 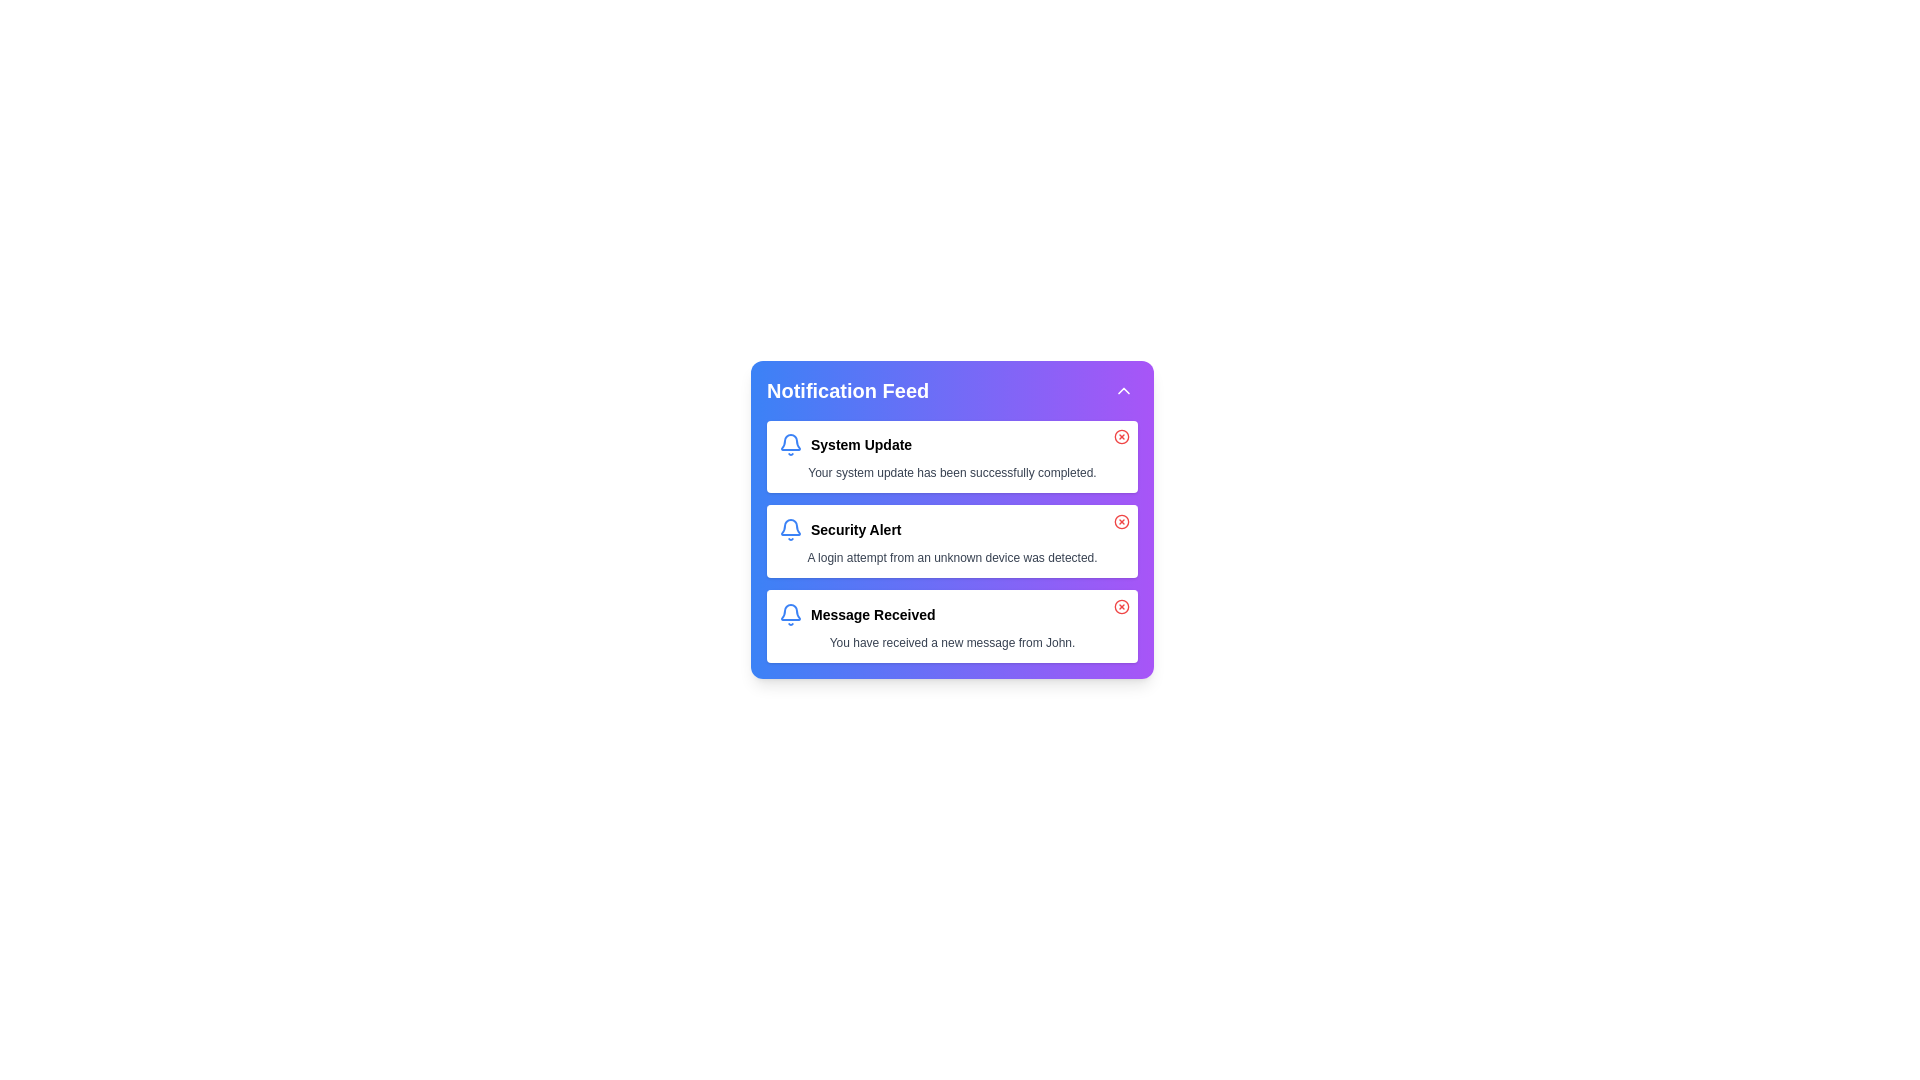 What do you see at coordinates (790, 528) in the screenshot?
I see `the blue bell icon indicating a notification before the text 'Security Alert' in the notification feed` at bounding box center [790, 528].